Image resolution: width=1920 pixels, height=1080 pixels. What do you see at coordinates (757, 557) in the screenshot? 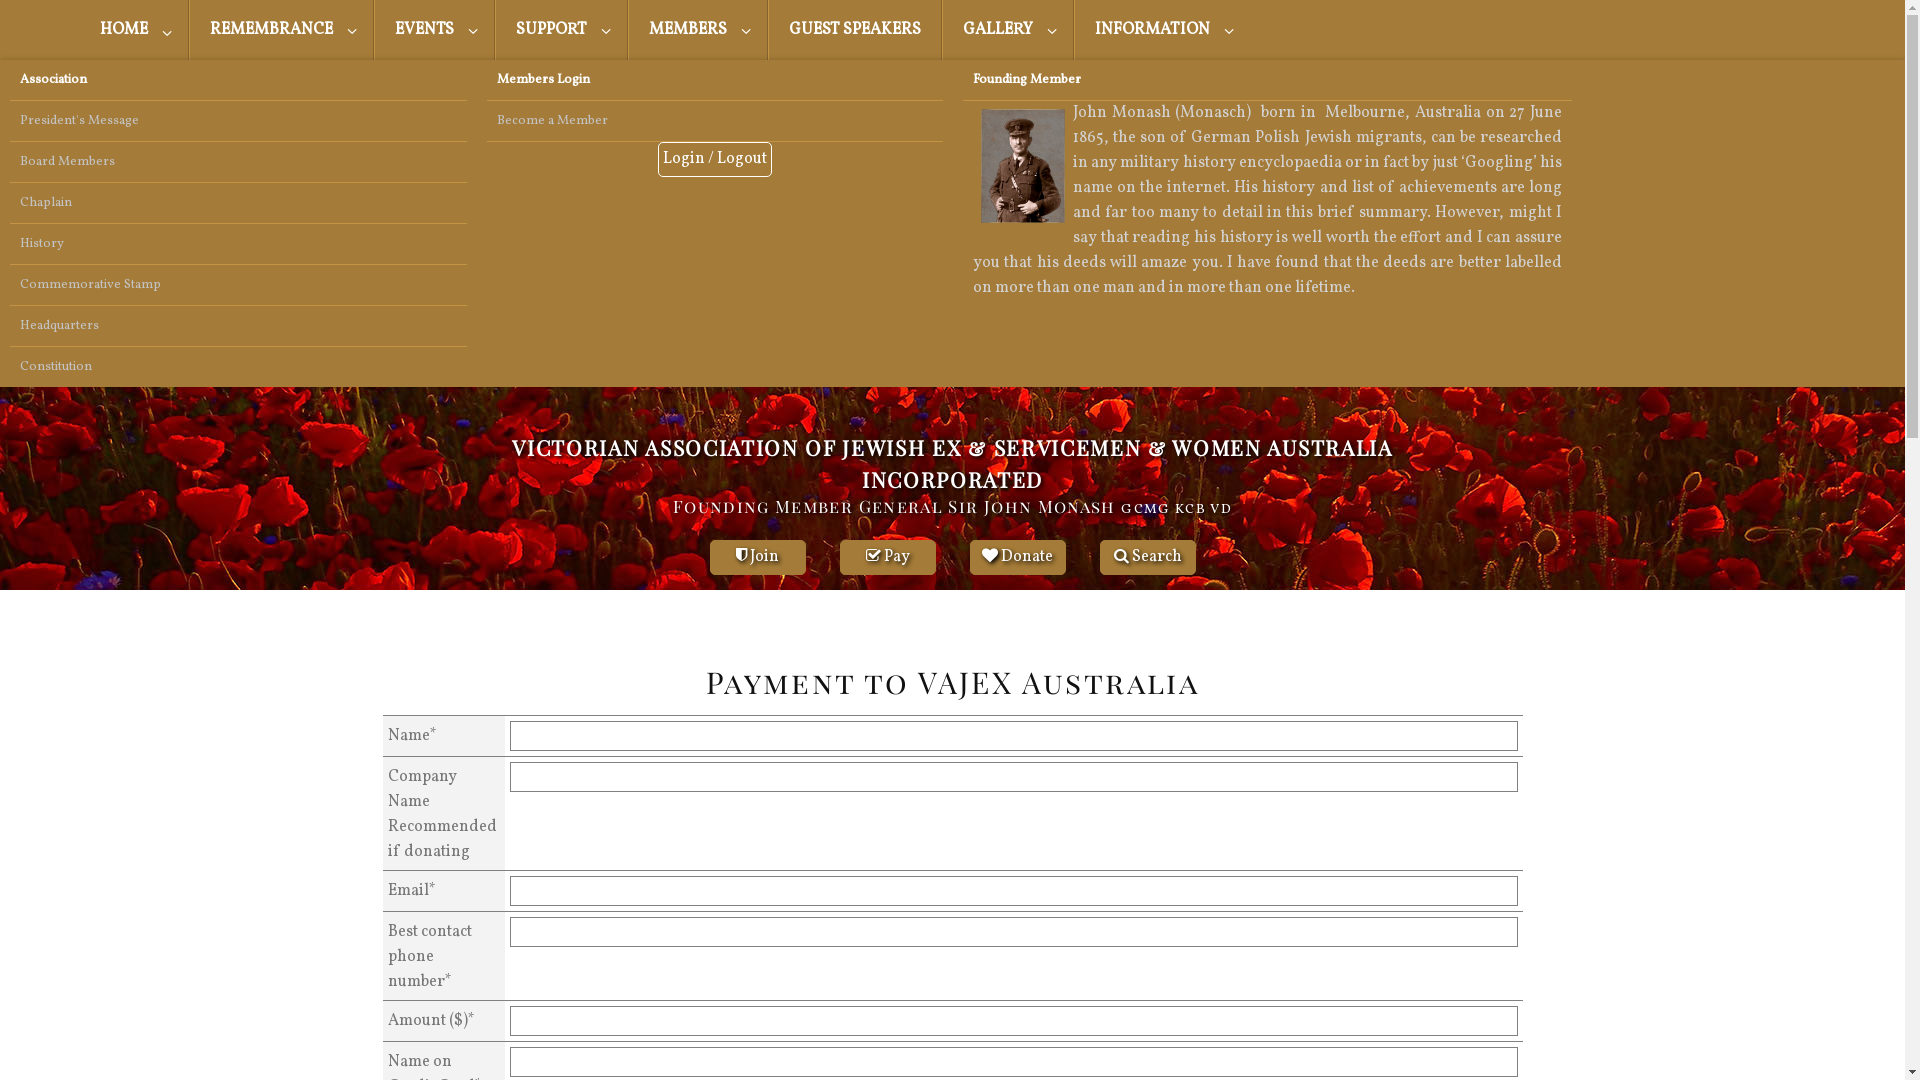
I see `'Join'` at bounding box center [757, 557].